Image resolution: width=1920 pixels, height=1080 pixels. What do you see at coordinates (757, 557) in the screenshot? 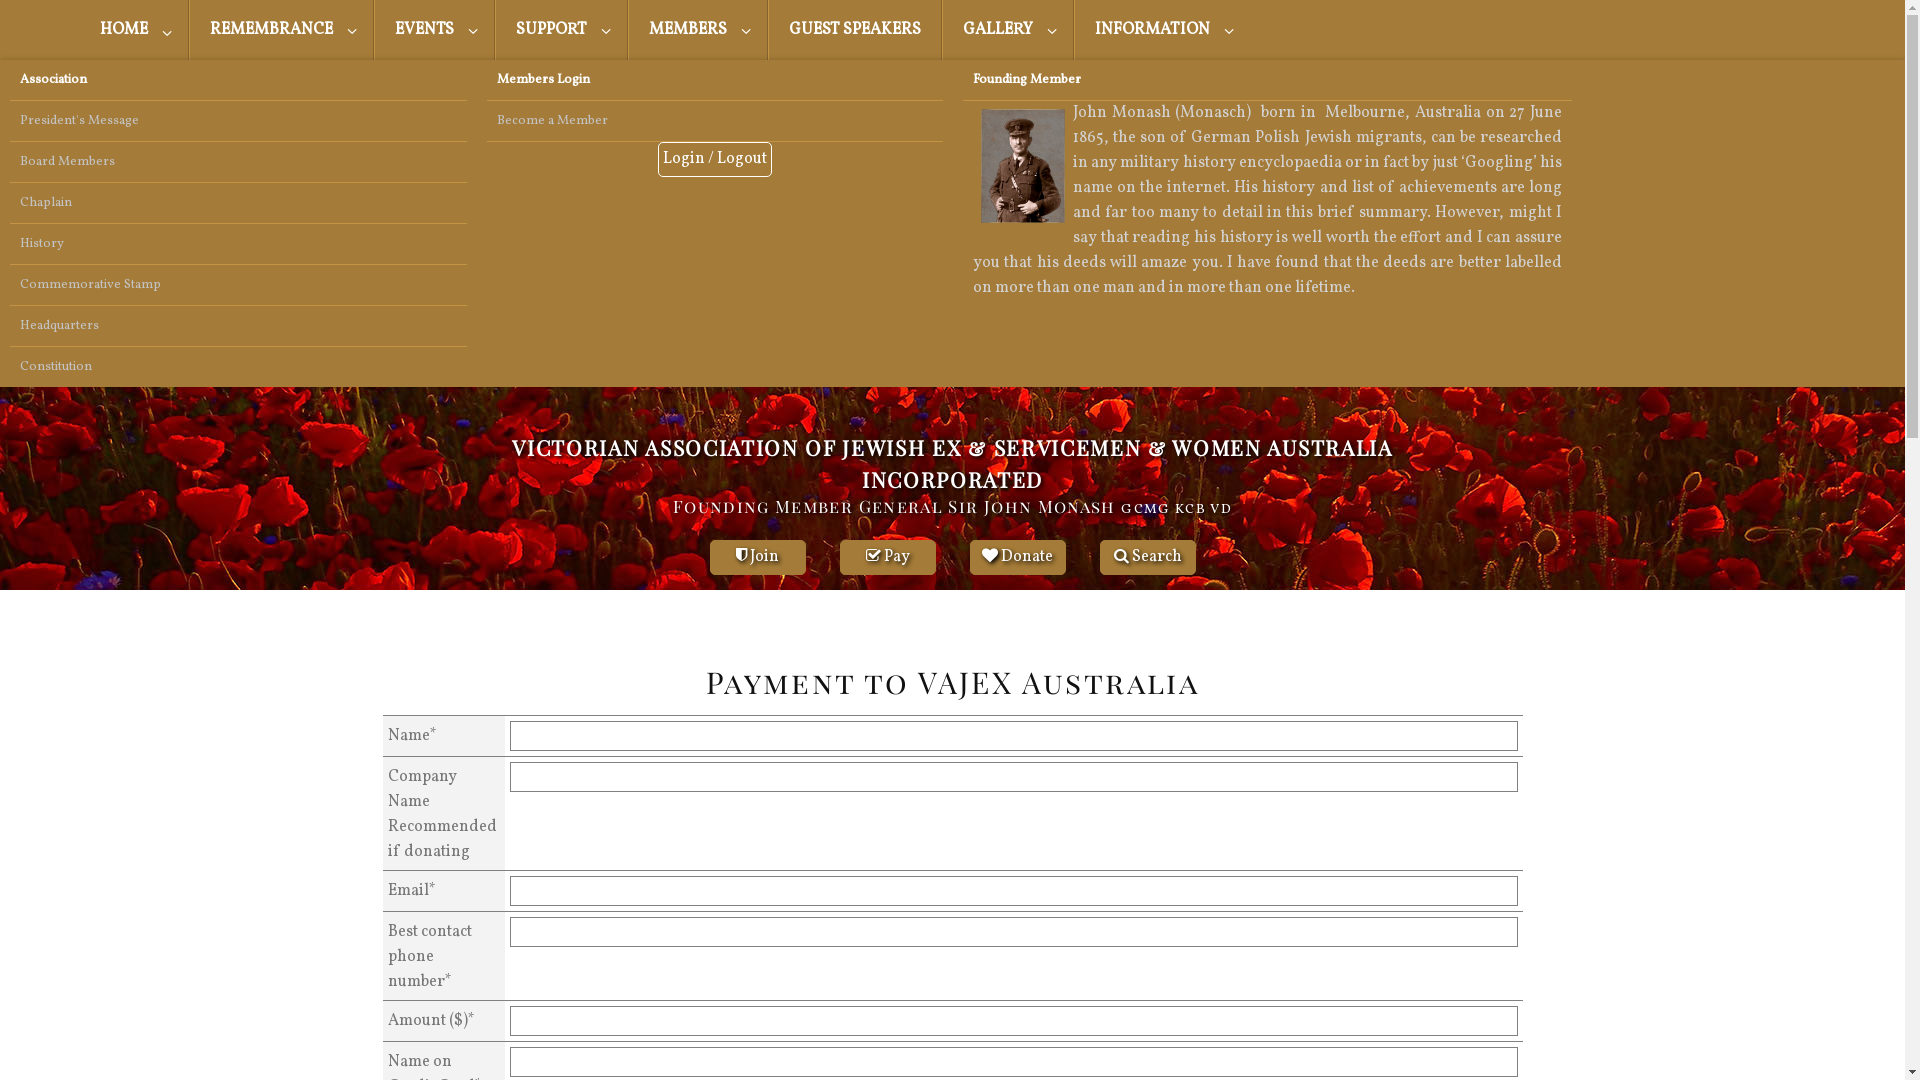
I see `'Join'` at bounding box center [757, 557].